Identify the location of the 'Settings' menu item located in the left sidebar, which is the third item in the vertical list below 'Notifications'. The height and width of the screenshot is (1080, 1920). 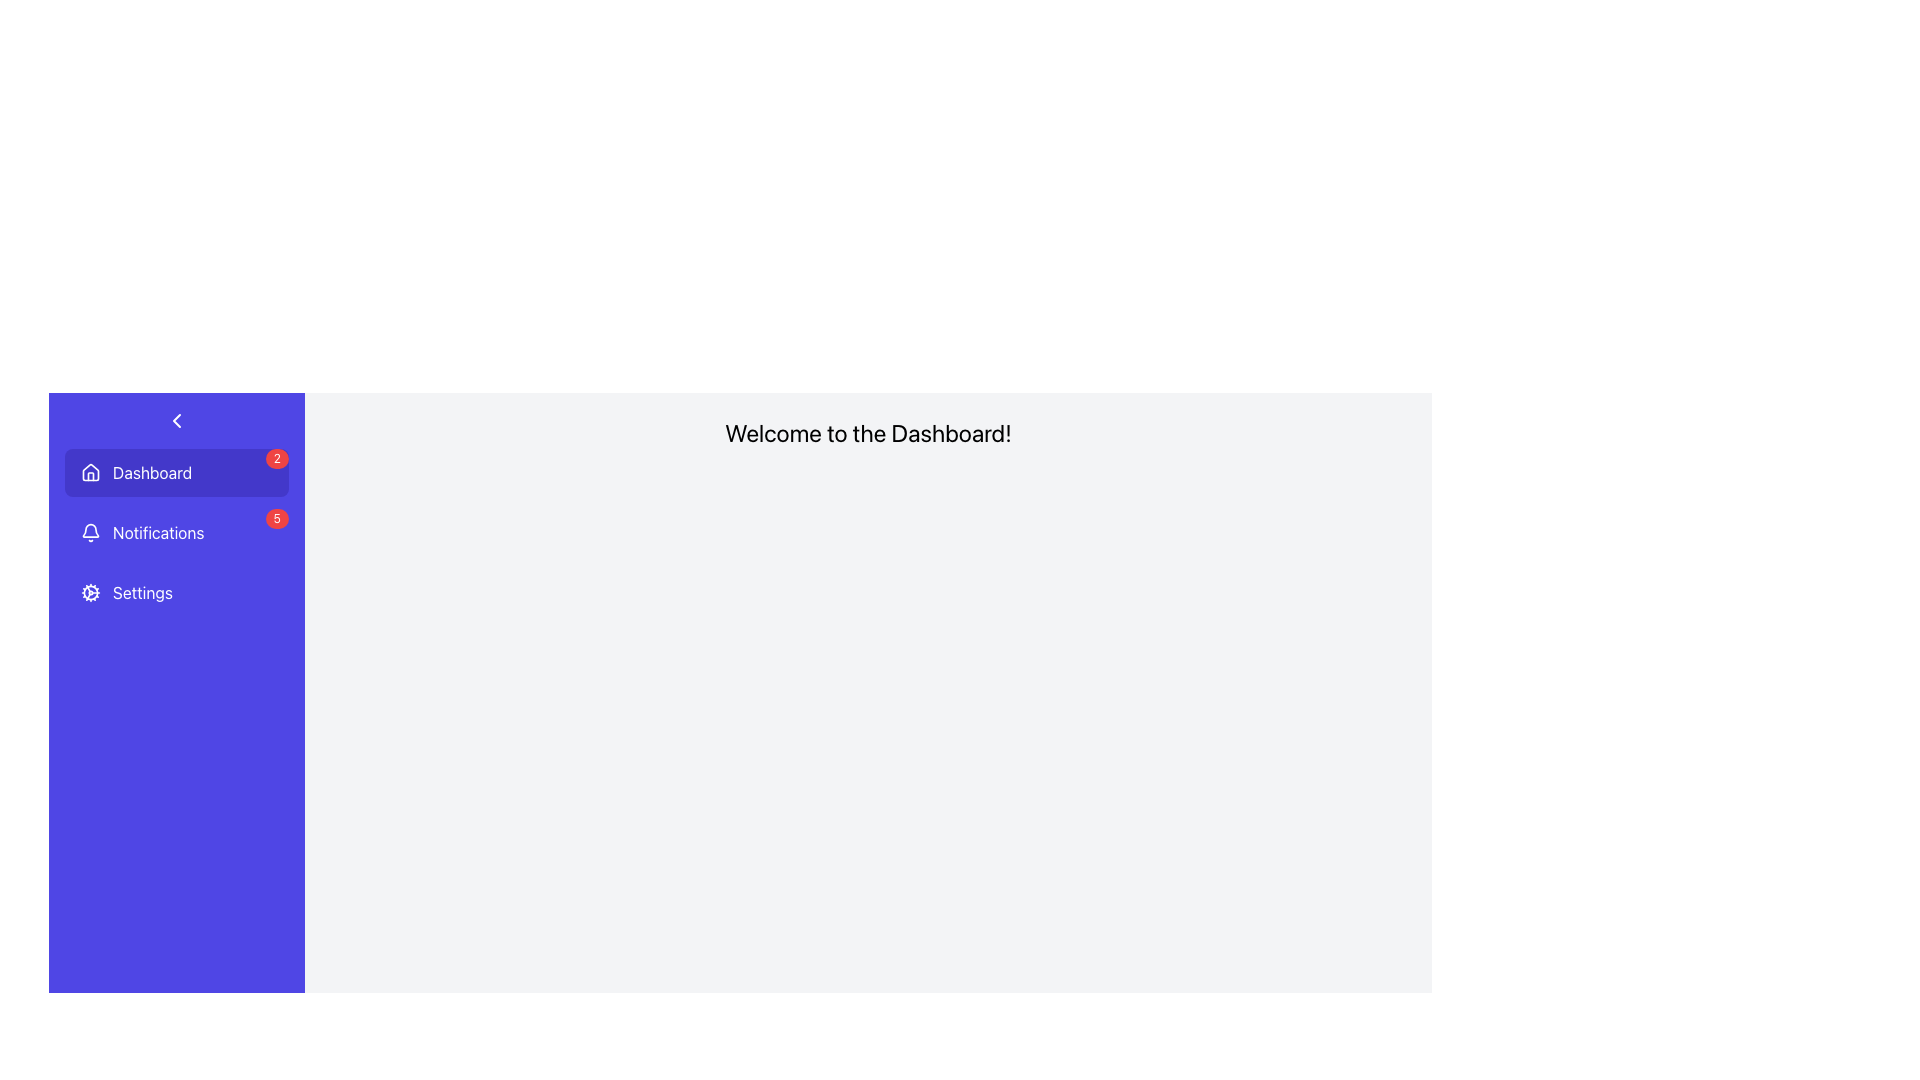
(177, 592).